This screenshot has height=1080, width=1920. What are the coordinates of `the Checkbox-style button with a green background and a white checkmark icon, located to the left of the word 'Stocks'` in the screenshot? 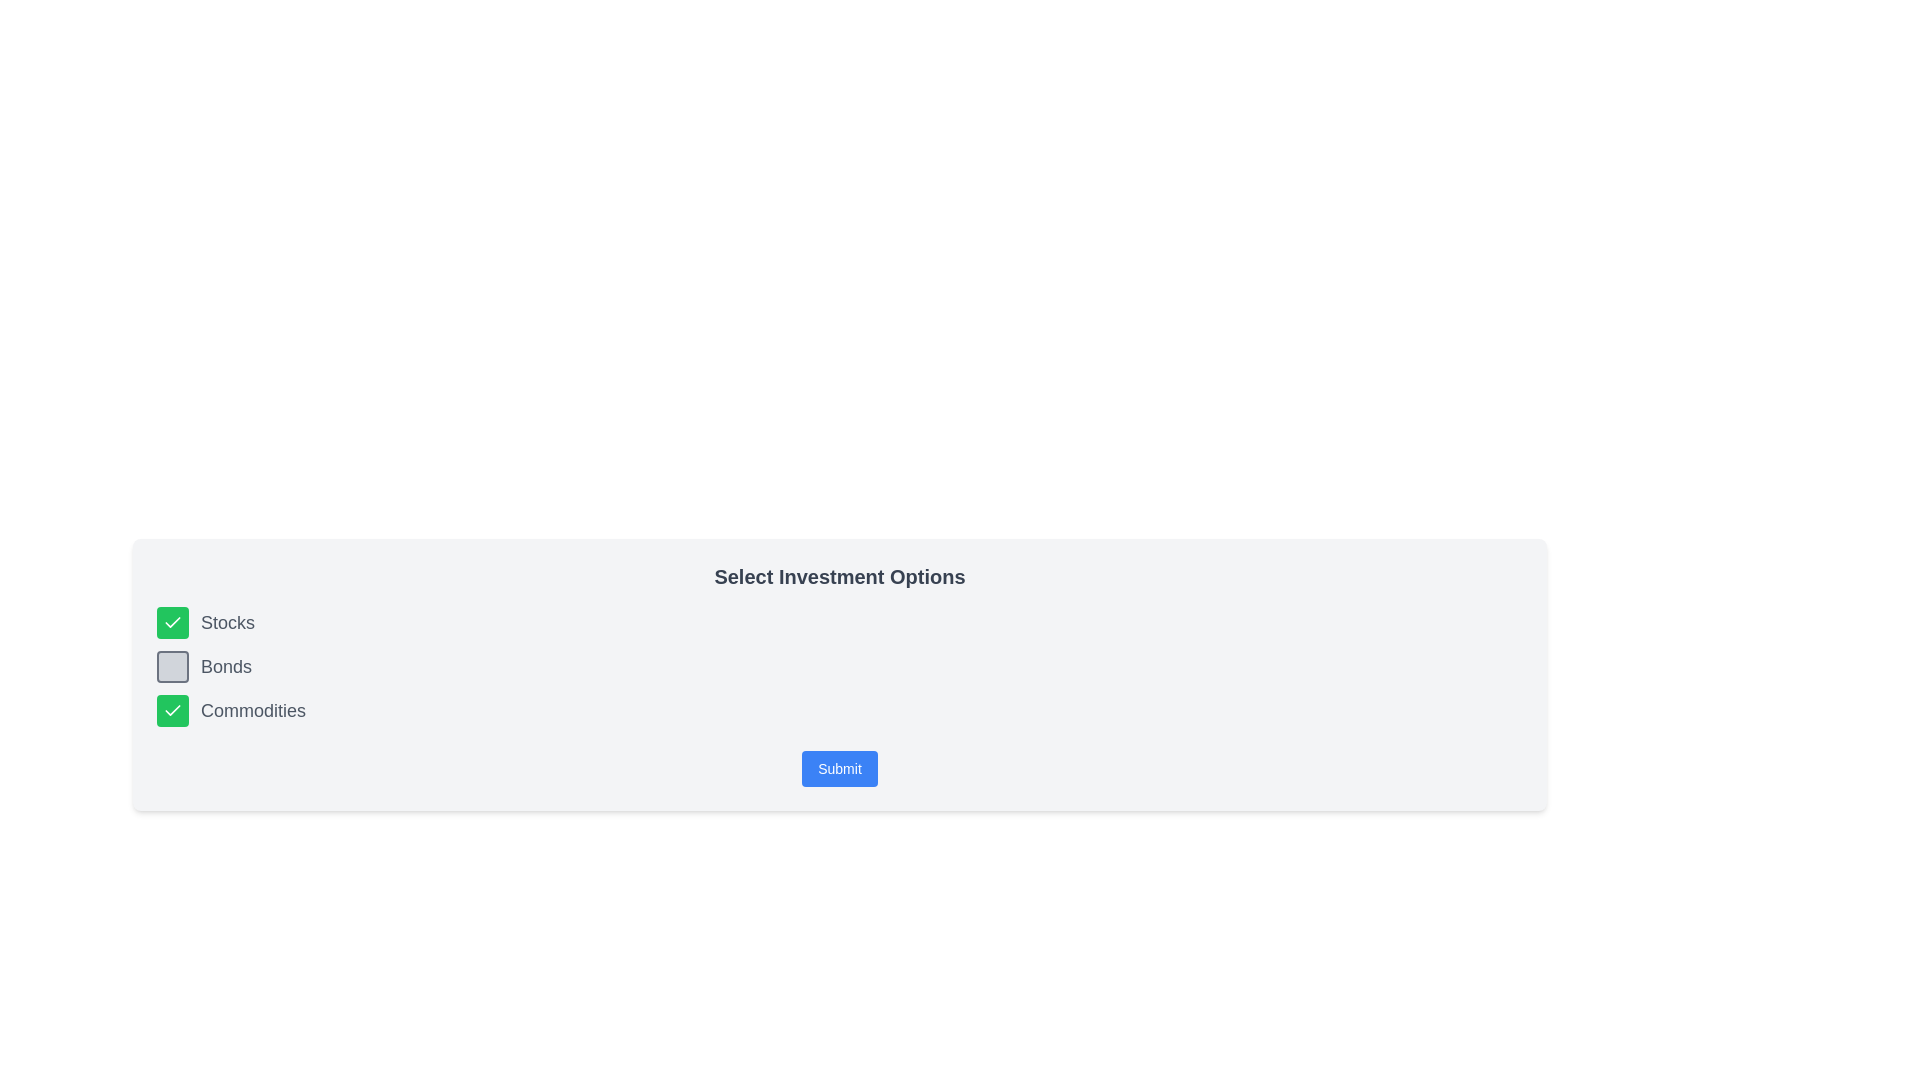 It's located at (172, 622).